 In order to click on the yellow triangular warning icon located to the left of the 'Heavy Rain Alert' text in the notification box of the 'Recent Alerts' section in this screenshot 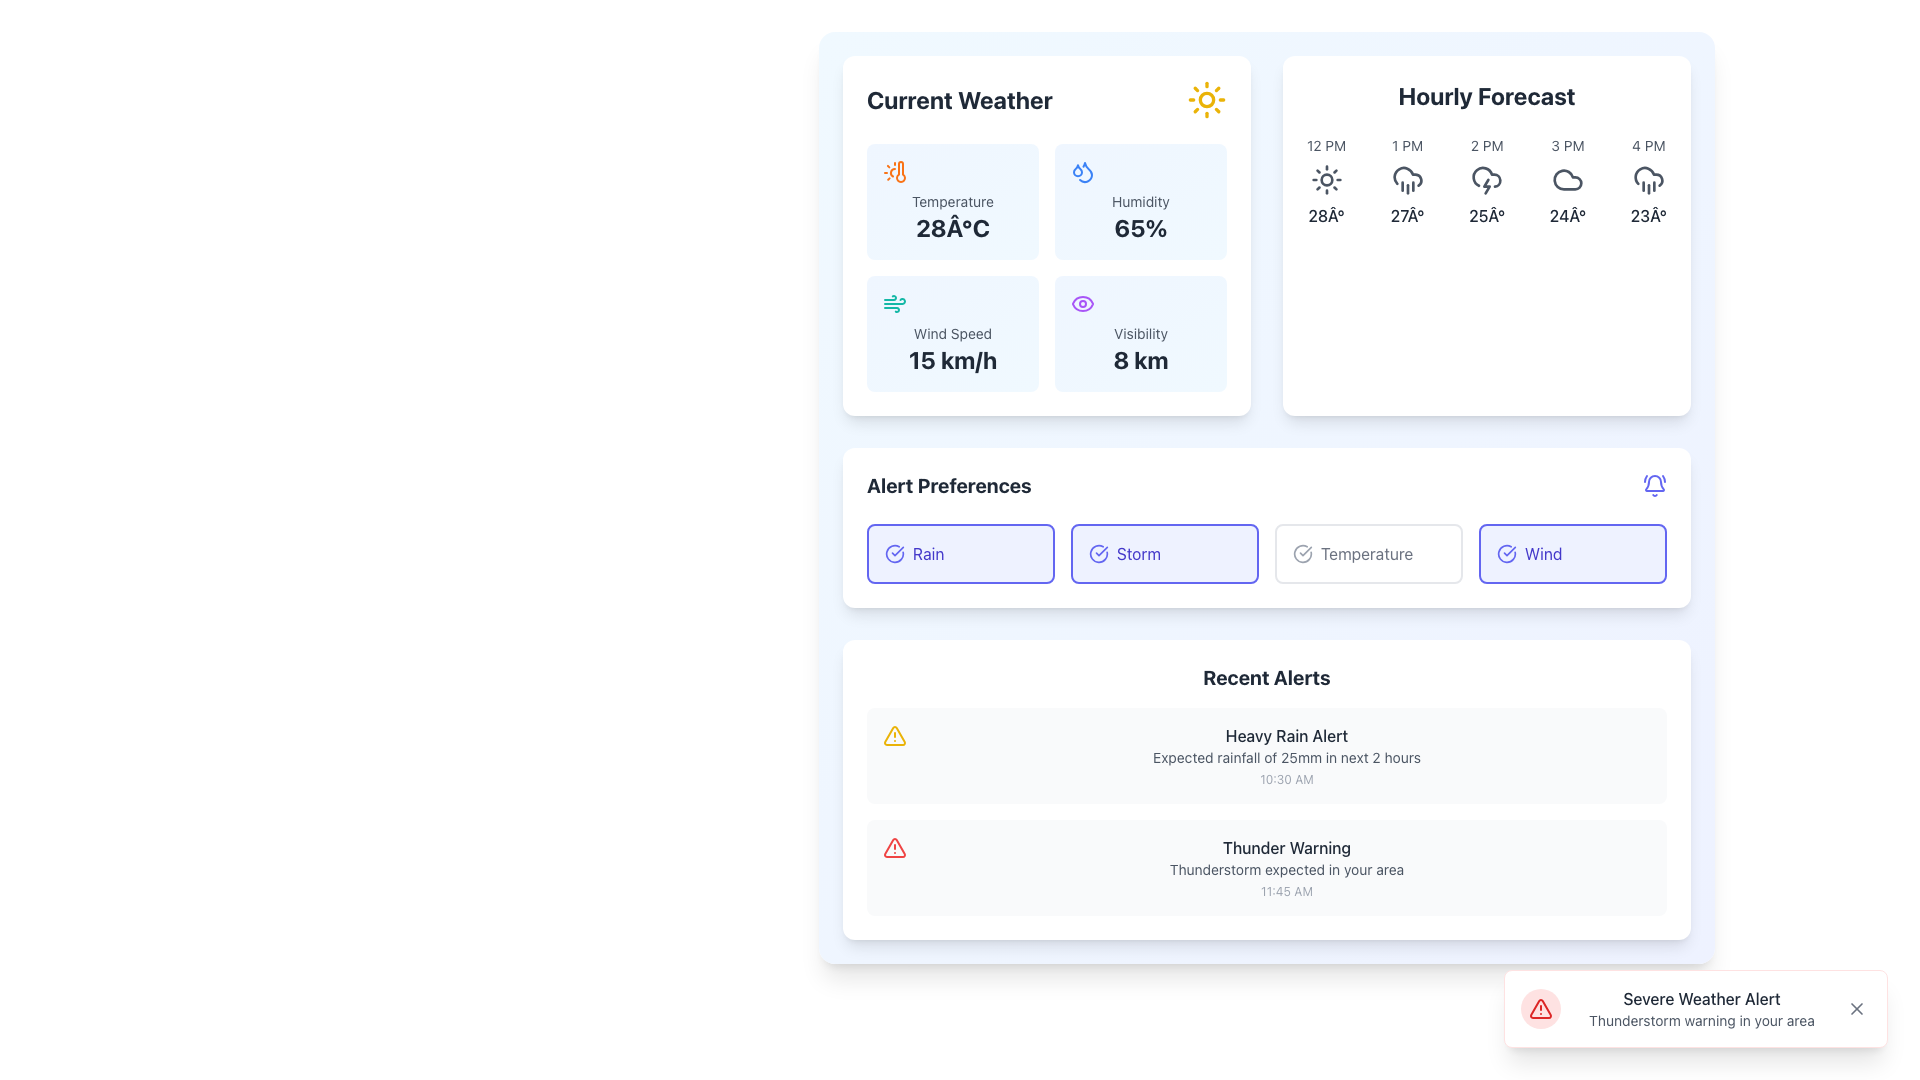, I will do `click(893, 736)`.